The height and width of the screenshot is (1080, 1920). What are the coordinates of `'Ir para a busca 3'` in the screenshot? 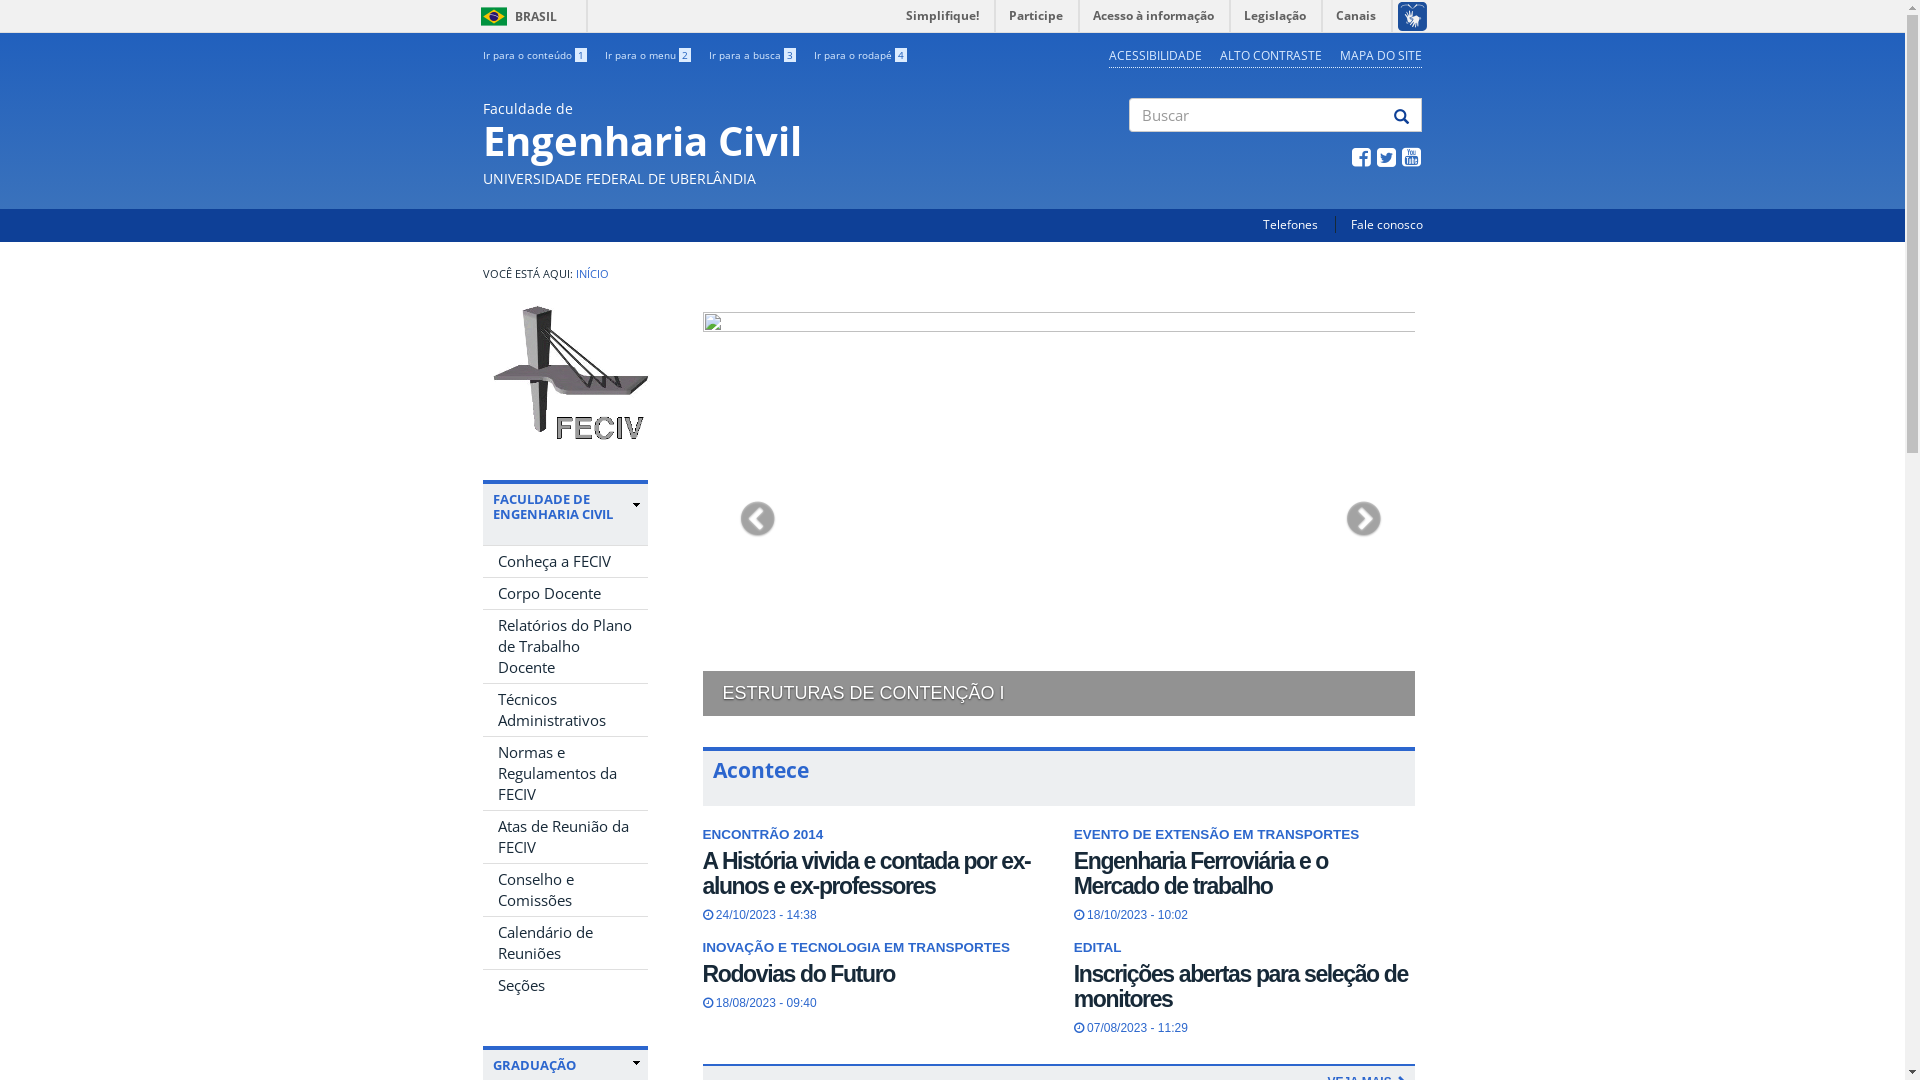 It's located at (750, 53).